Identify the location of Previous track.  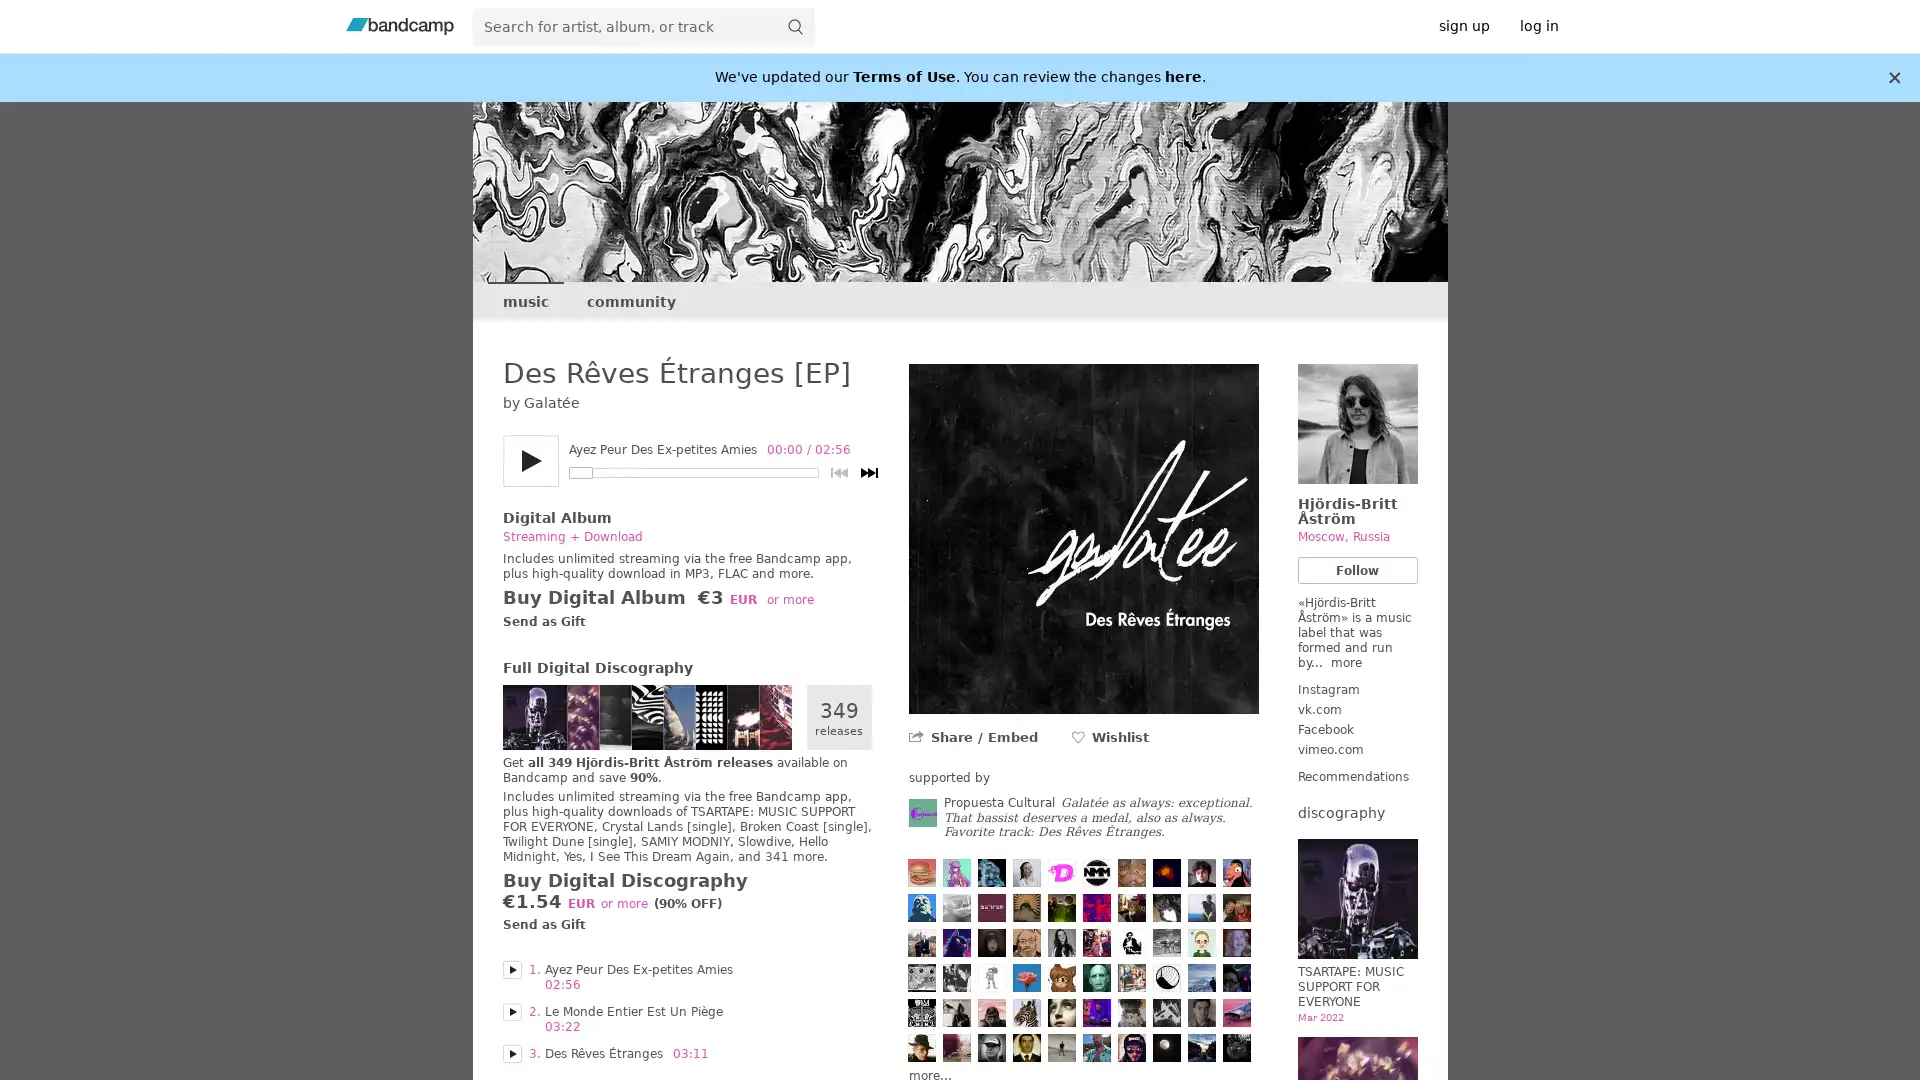
(838, 473).